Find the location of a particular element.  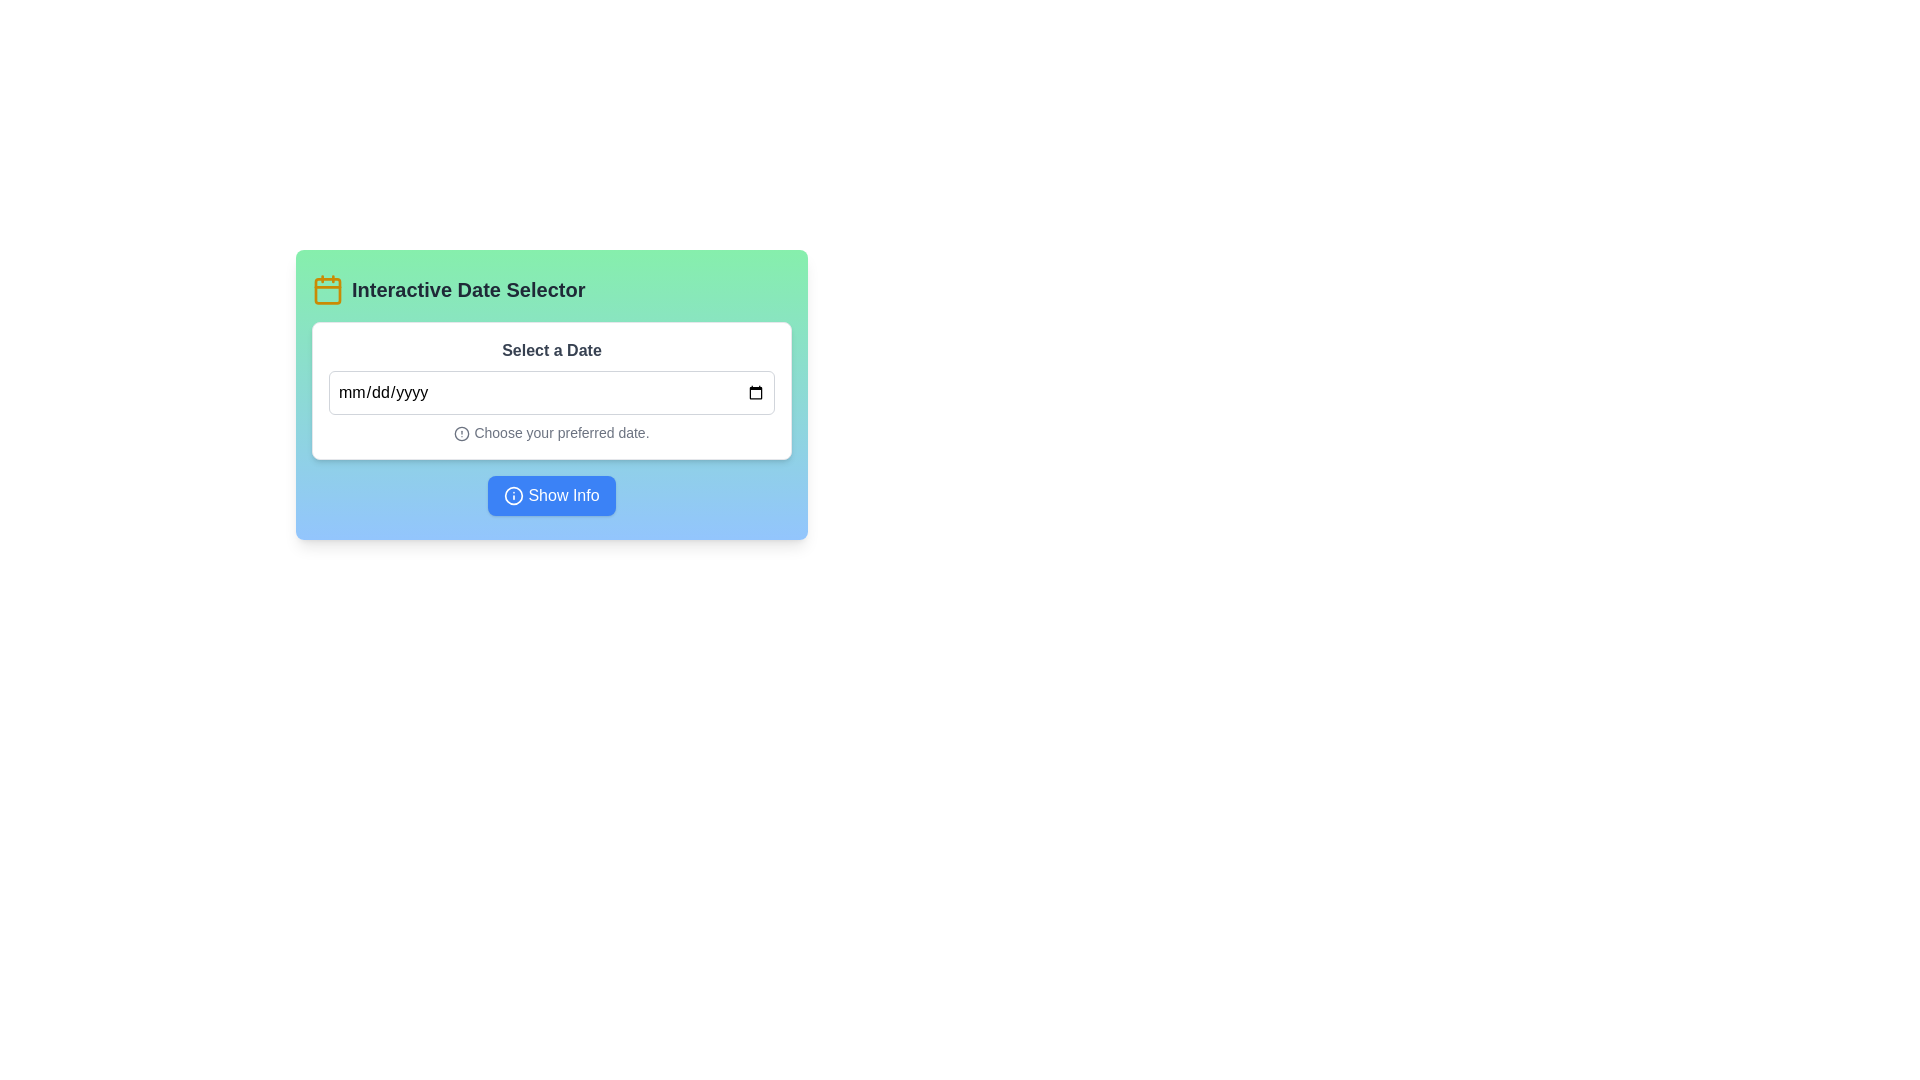

the date input field with placeholder text 'mm/dd/yyyy' located below the label 'Select a Date' and above the hint 'Choose your preferred date' is located at coordinates (552, 393).